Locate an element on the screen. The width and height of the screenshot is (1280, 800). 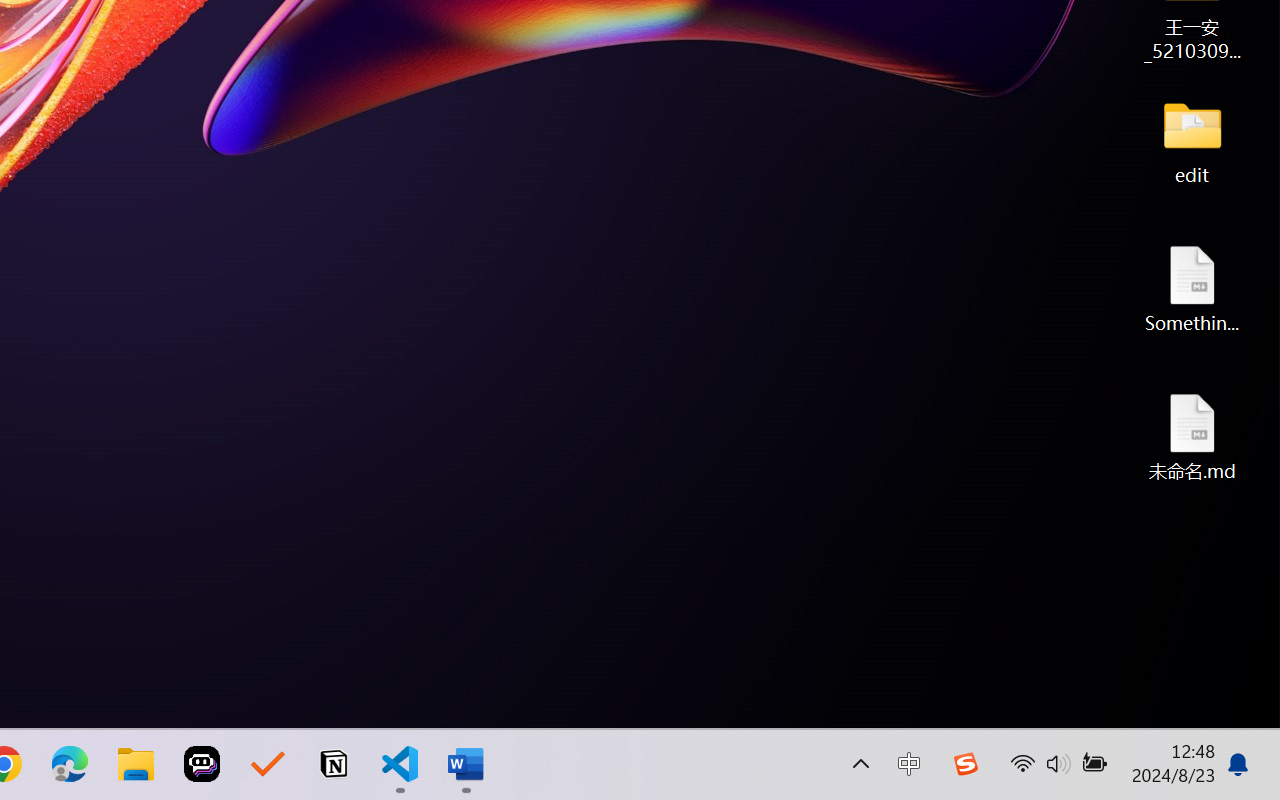
'Microsoft Edge' is located at coordinates (69, 764).